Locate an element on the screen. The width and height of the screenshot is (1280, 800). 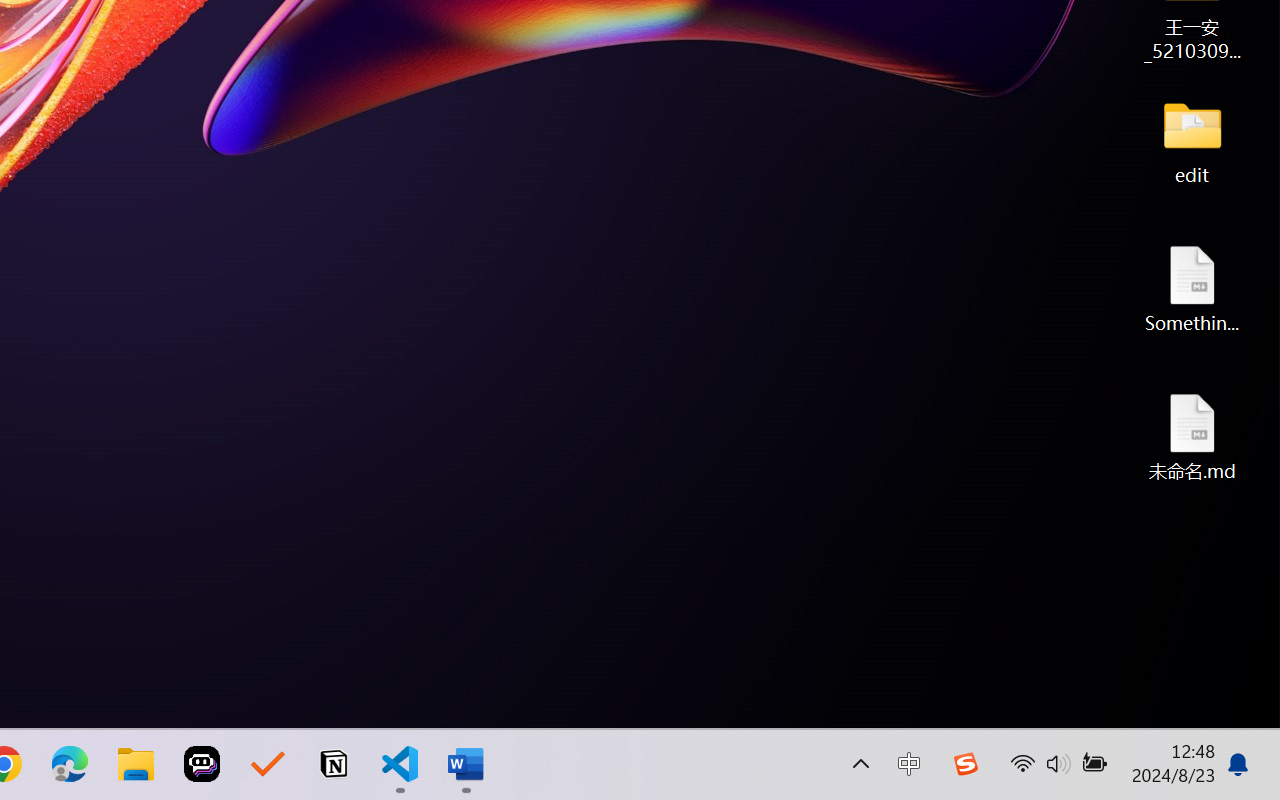
'Microsoft Edge' is located at coordinates (69, 764).